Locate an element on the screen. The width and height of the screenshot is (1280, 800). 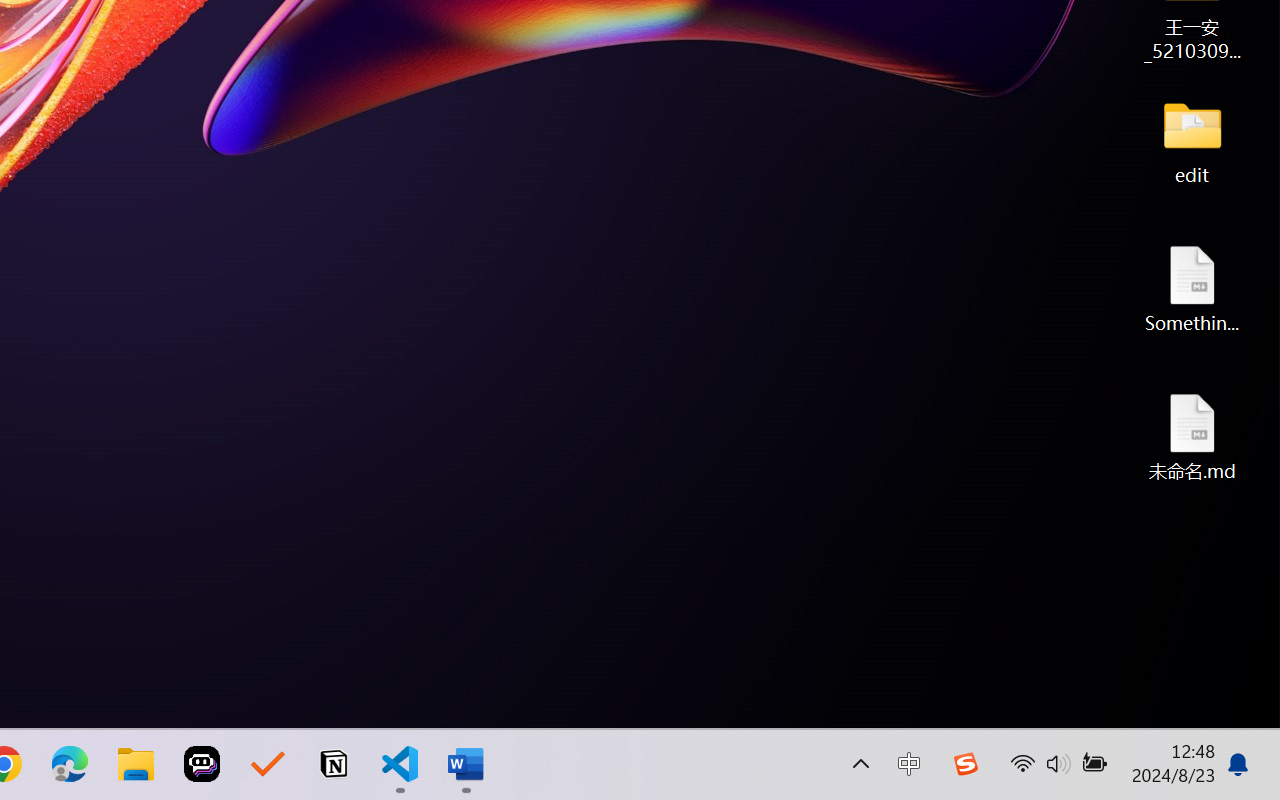
'Microsoft Edge' is located at coordinates (69, 764).